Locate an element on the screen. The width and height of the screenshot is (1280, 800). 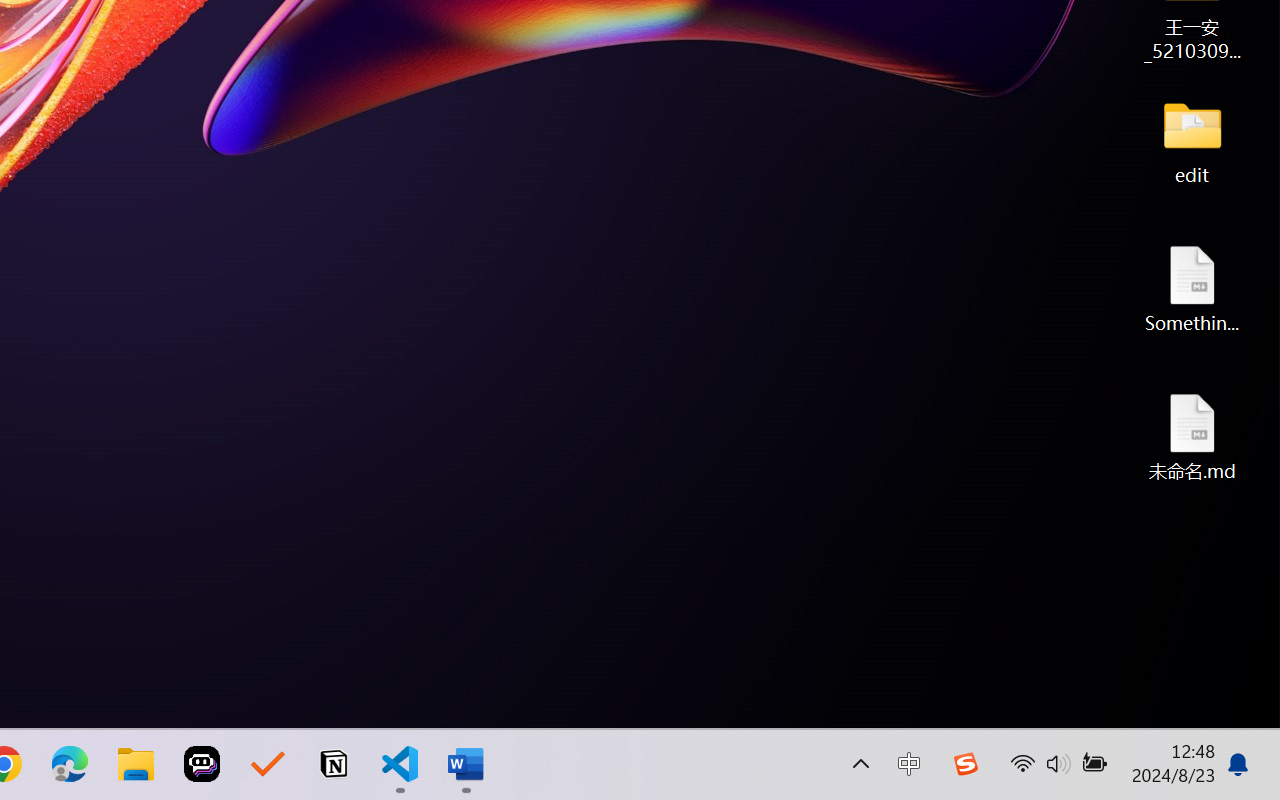
'Microsoft Edge' is located at coordinates (69, 764).